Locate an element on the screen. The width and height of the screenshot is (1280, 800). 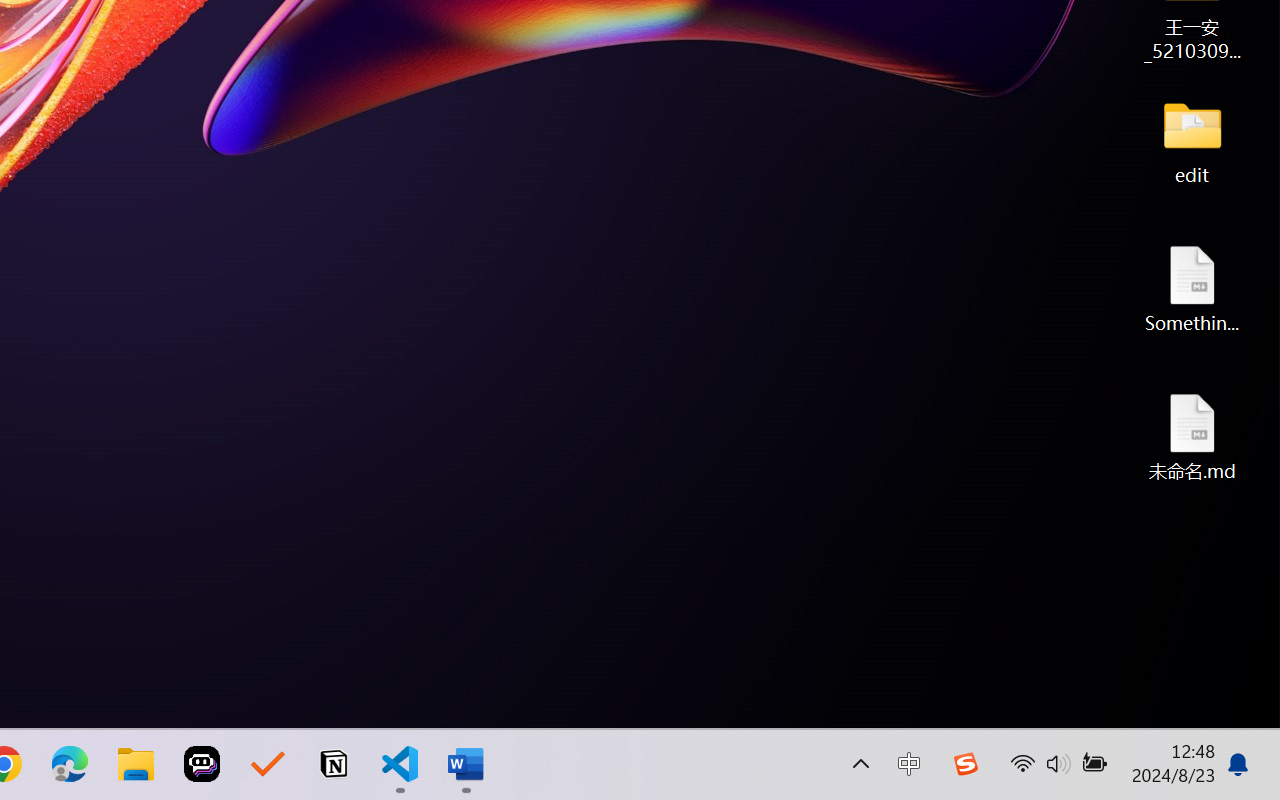
'Microsoft Edge' is located at coordinates (69, 764).